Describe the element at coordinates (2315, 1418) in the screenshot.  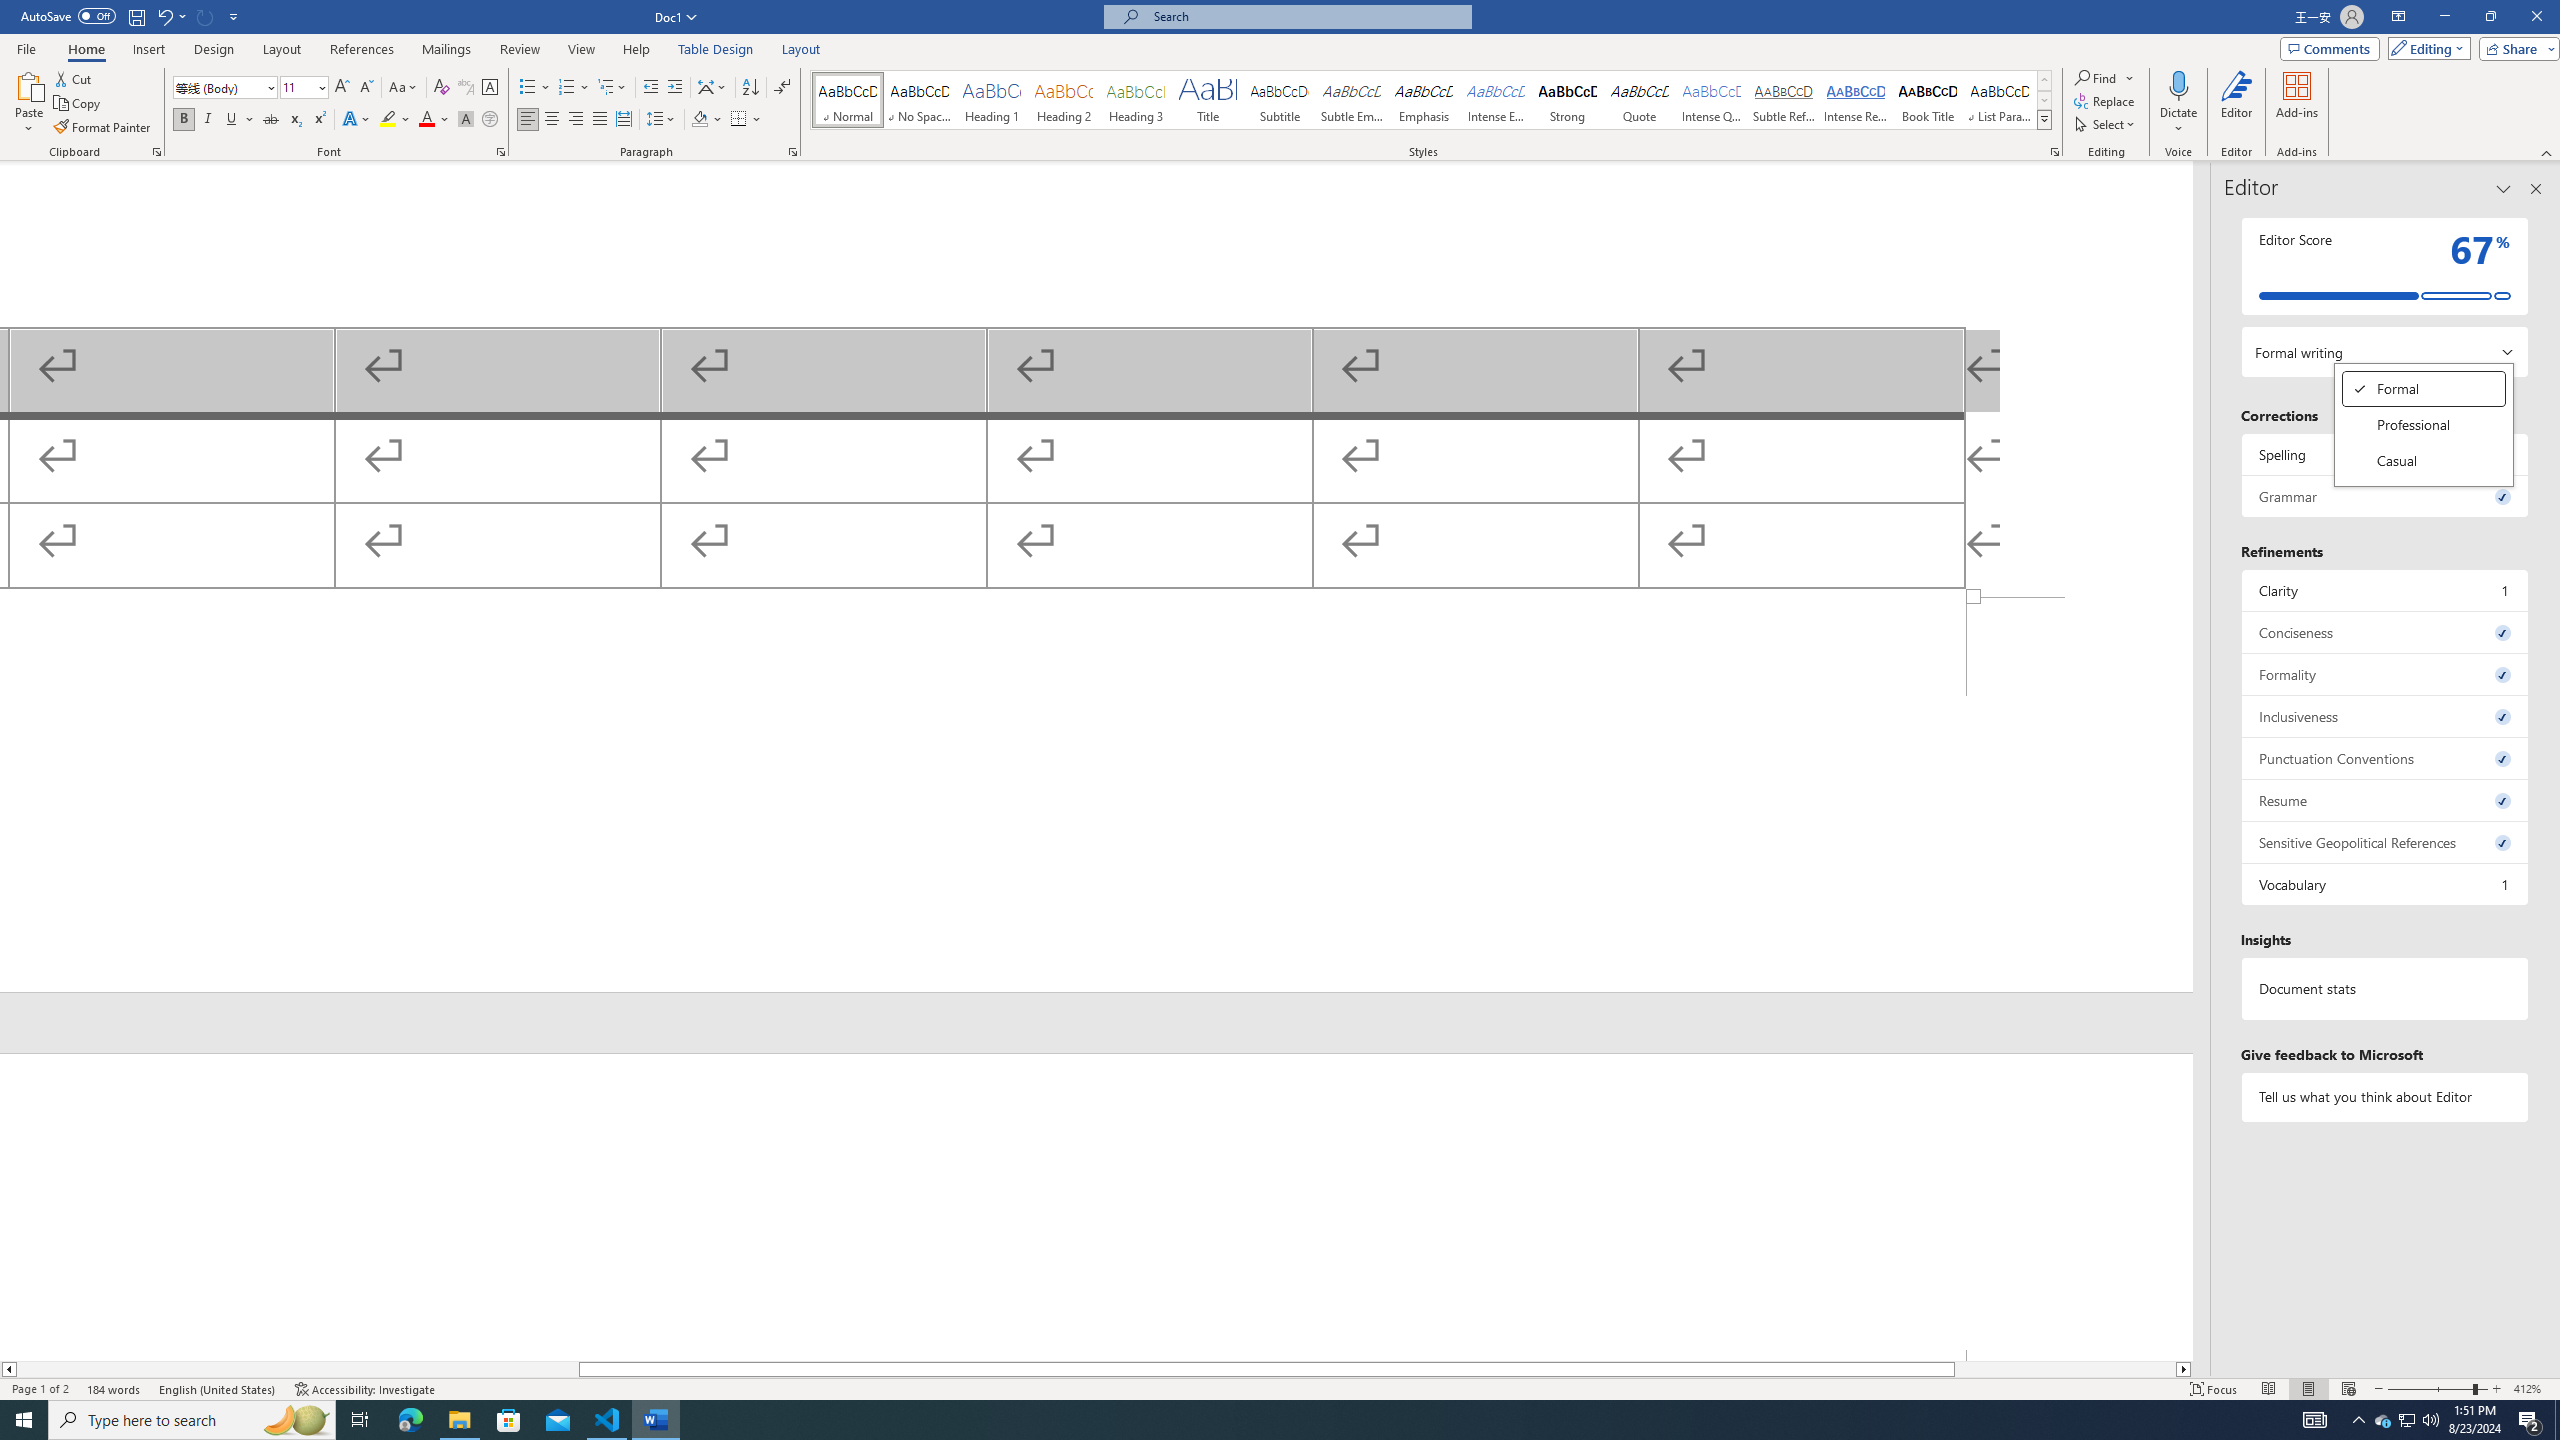
I see `'AutomationID: 4105'` at that location.